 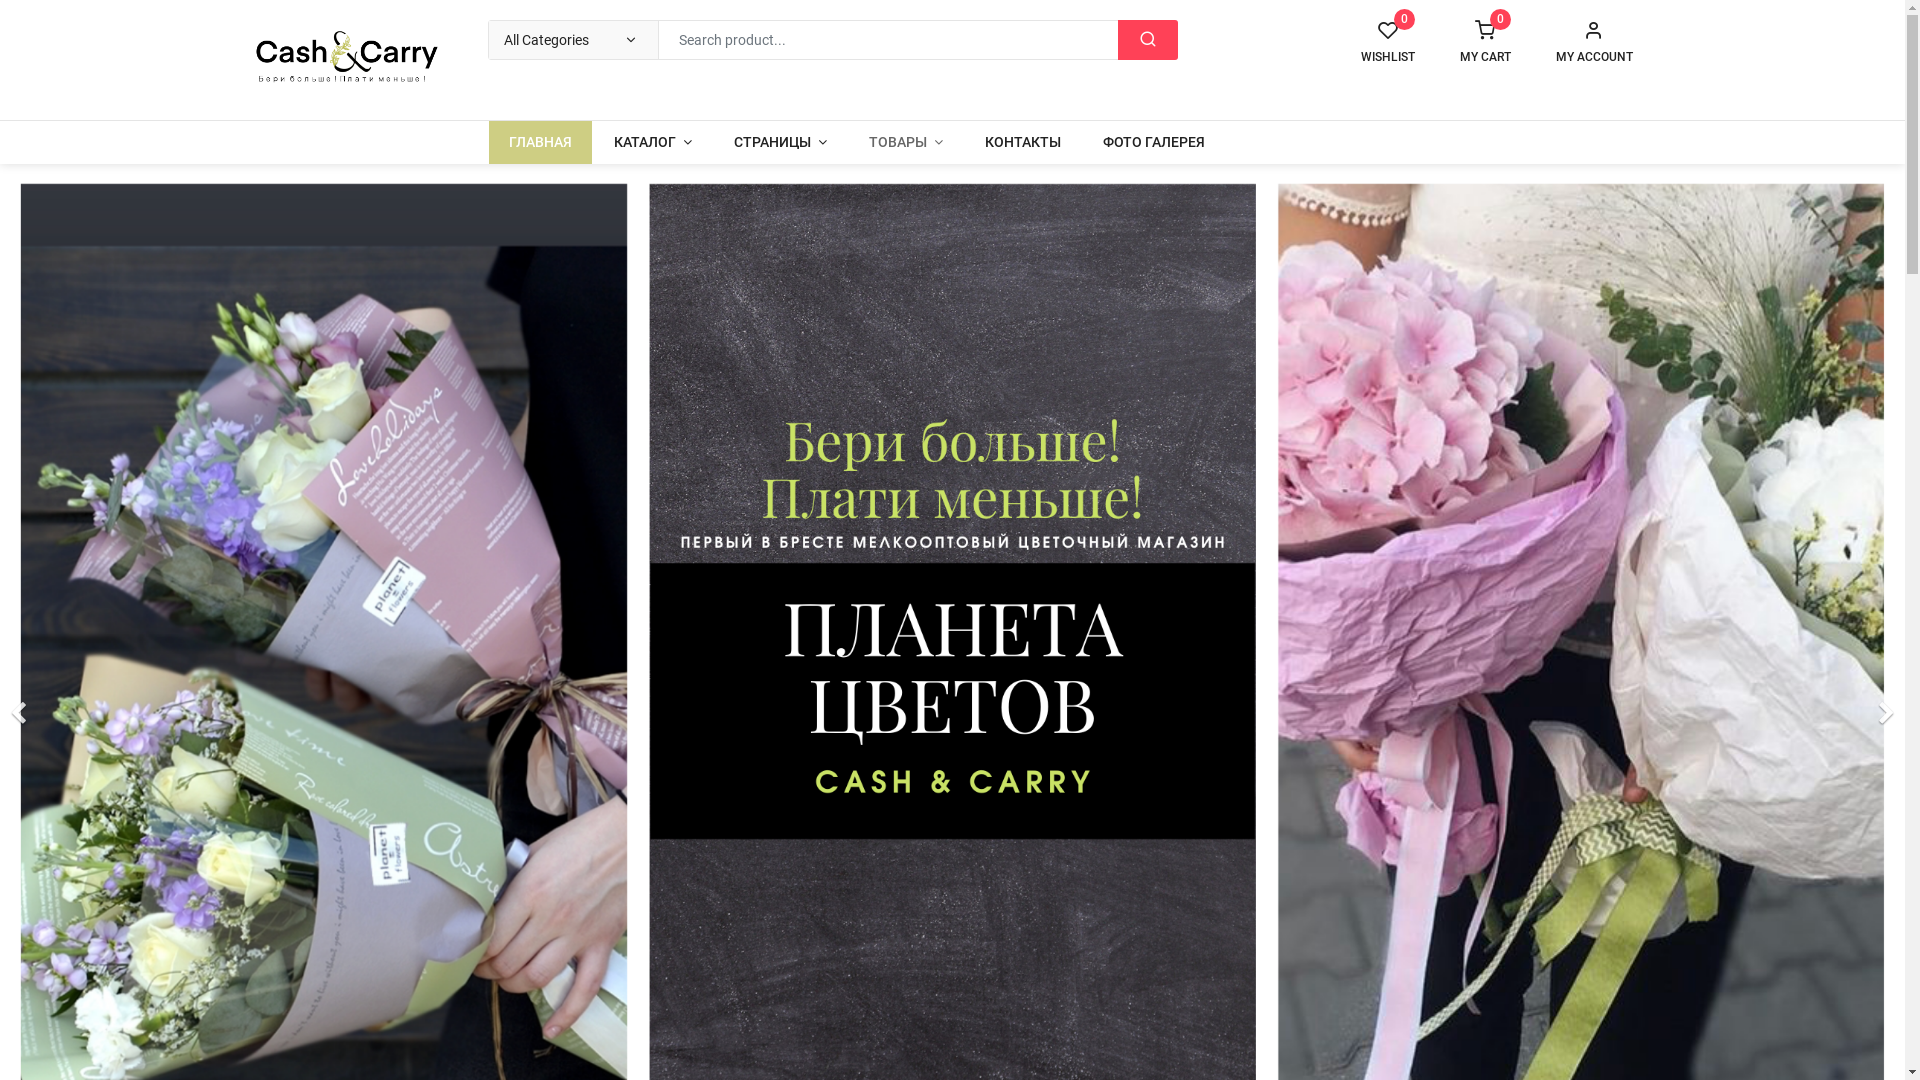 What do you see at coordinates (1485, 42) in the screenshot?
I see `'MY CART` at bounding box center [1485, 42].